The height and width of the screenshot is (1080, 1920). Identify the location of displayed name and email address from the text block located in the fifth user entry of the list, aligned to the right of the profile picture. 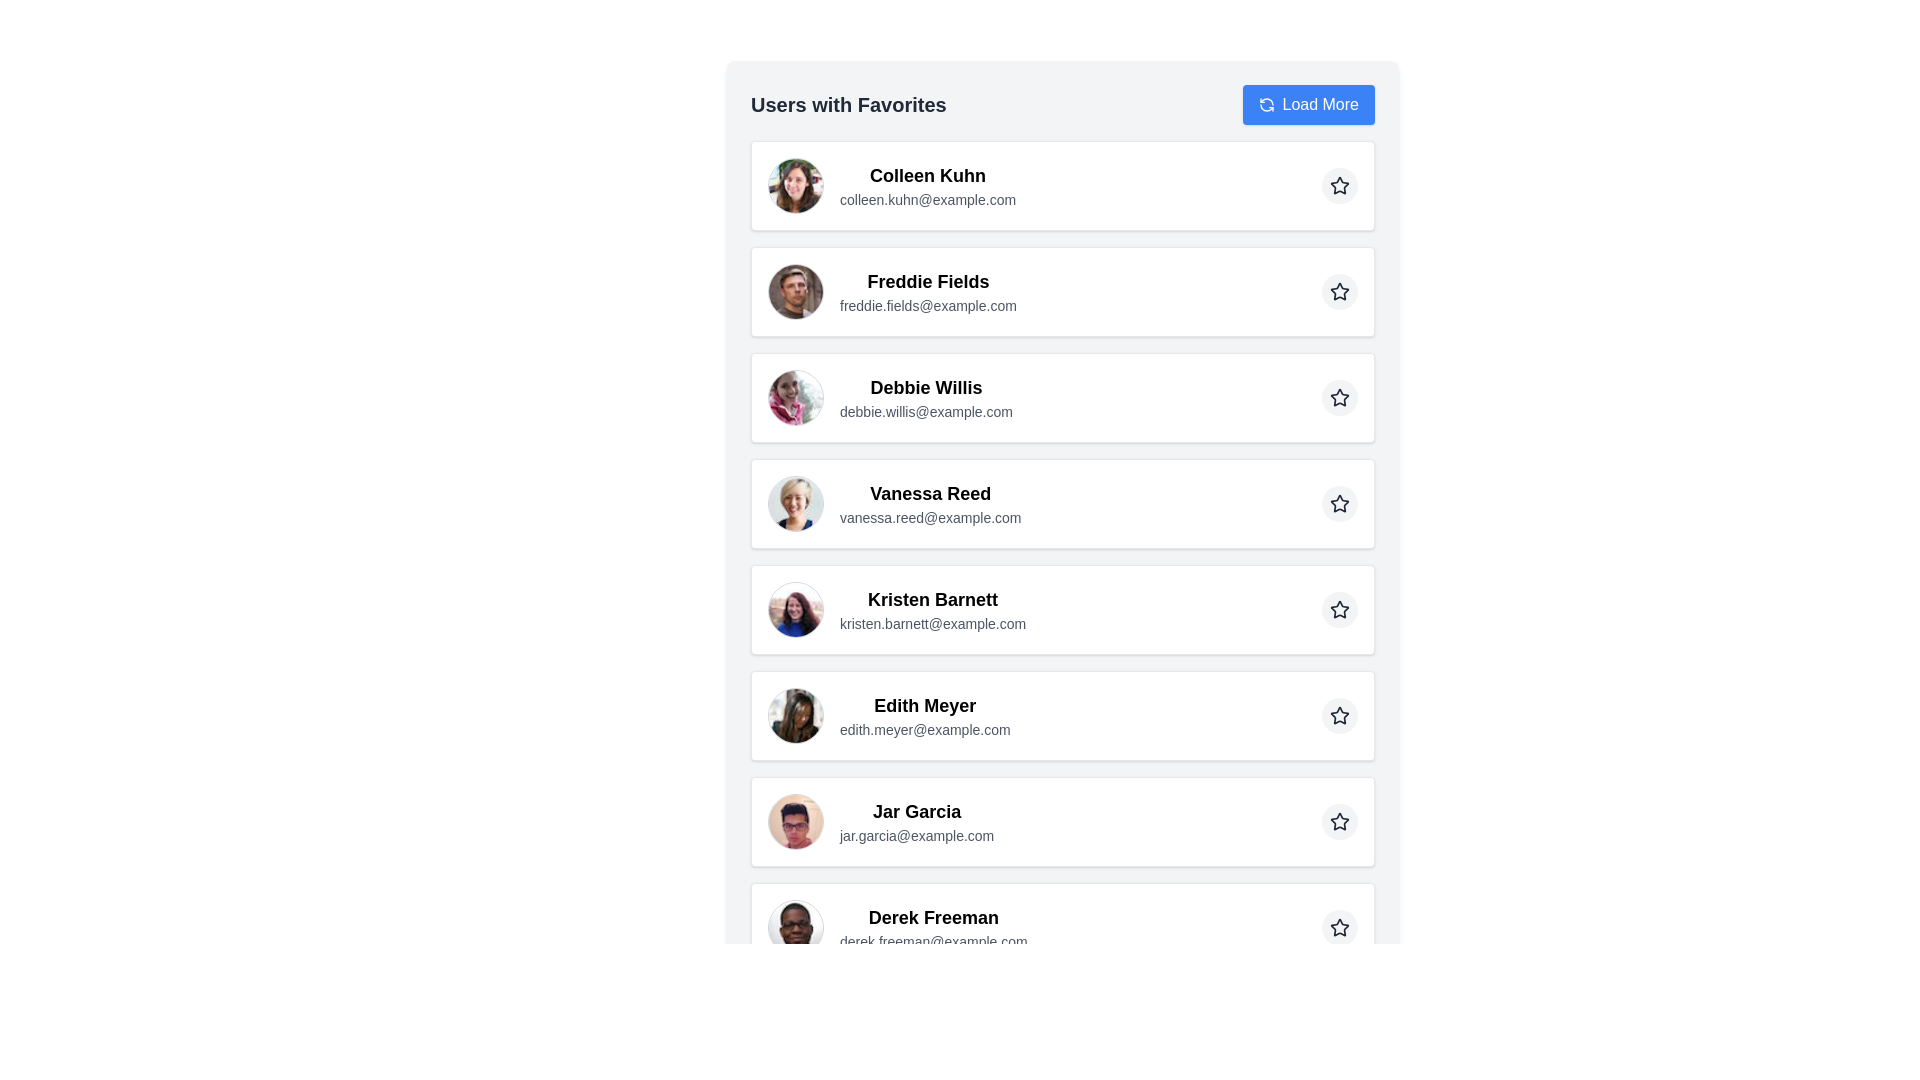
(932, 608).